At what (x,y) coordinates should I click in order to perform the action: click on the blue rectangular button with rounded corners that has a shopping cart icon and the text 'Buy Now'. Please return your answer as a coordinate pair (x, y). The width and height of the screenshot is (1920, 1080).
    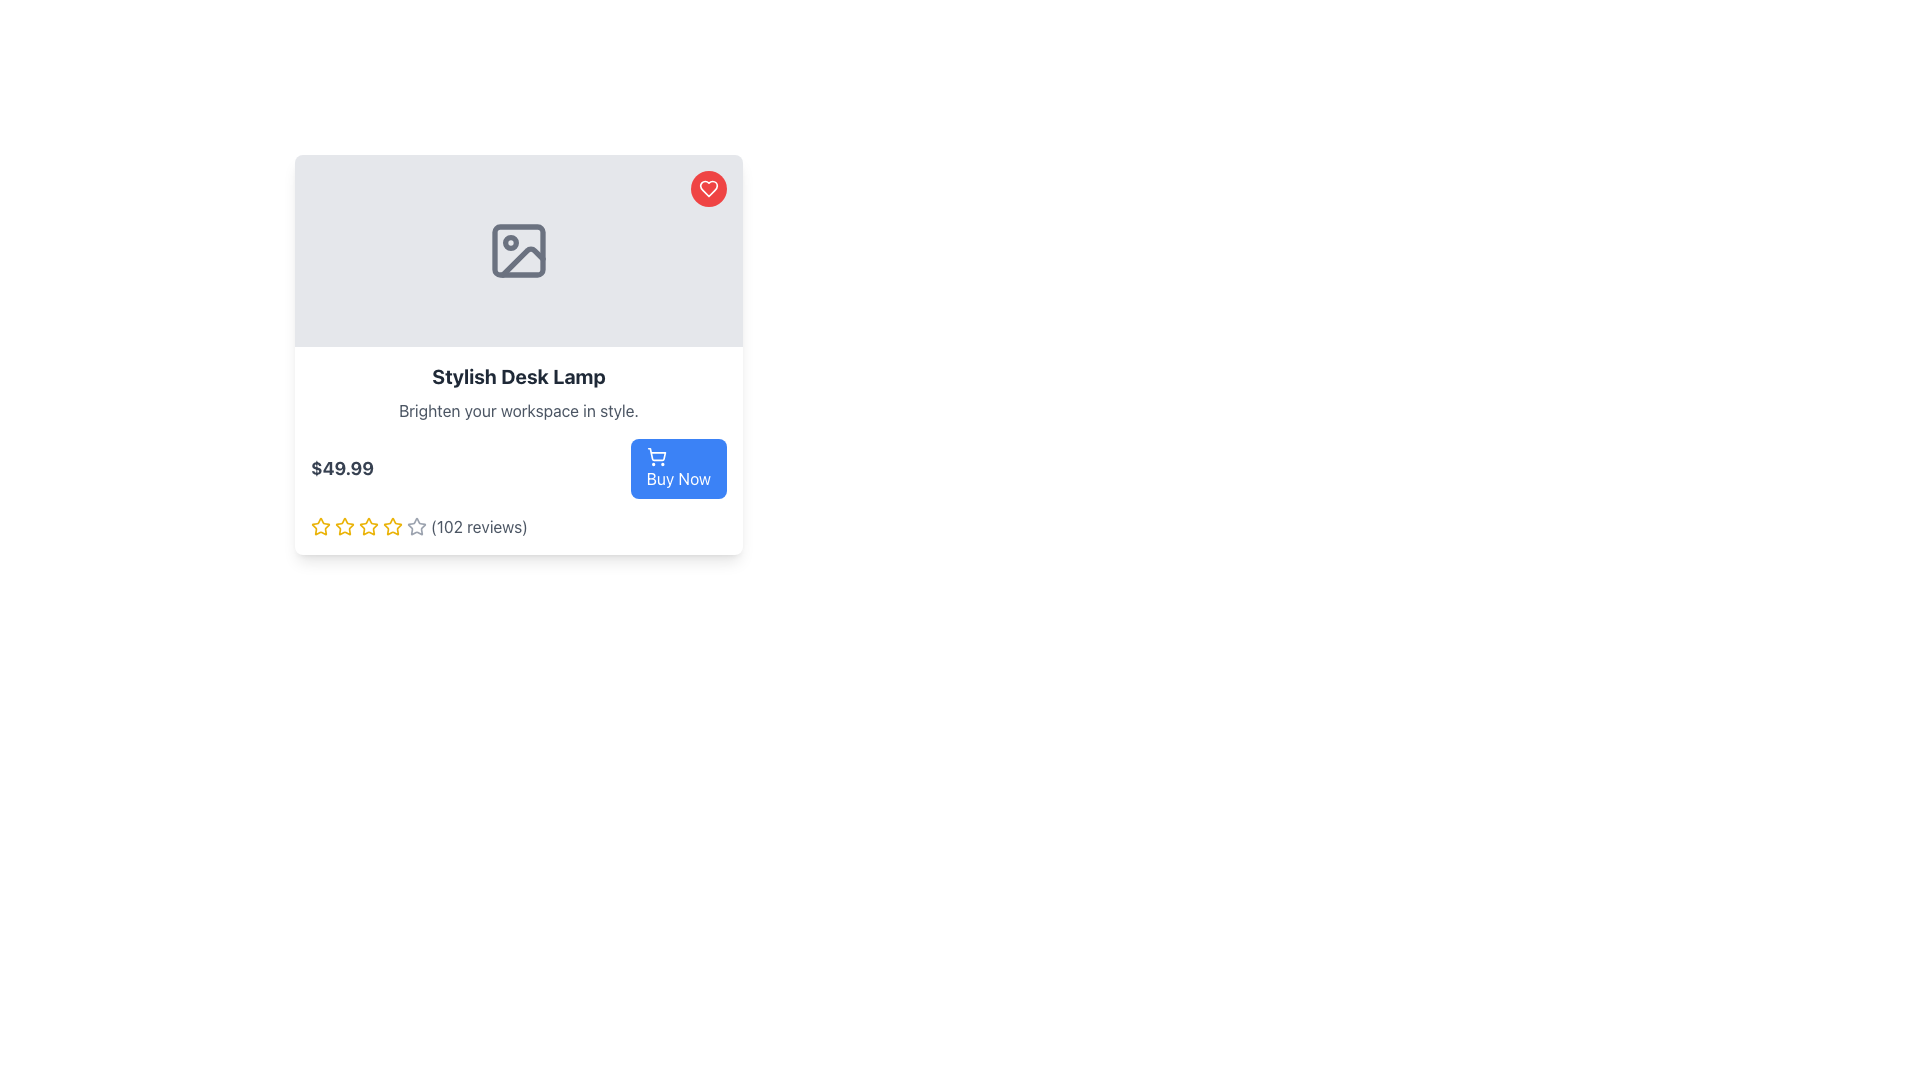
    Looking at the image, I should click on (678, 469).